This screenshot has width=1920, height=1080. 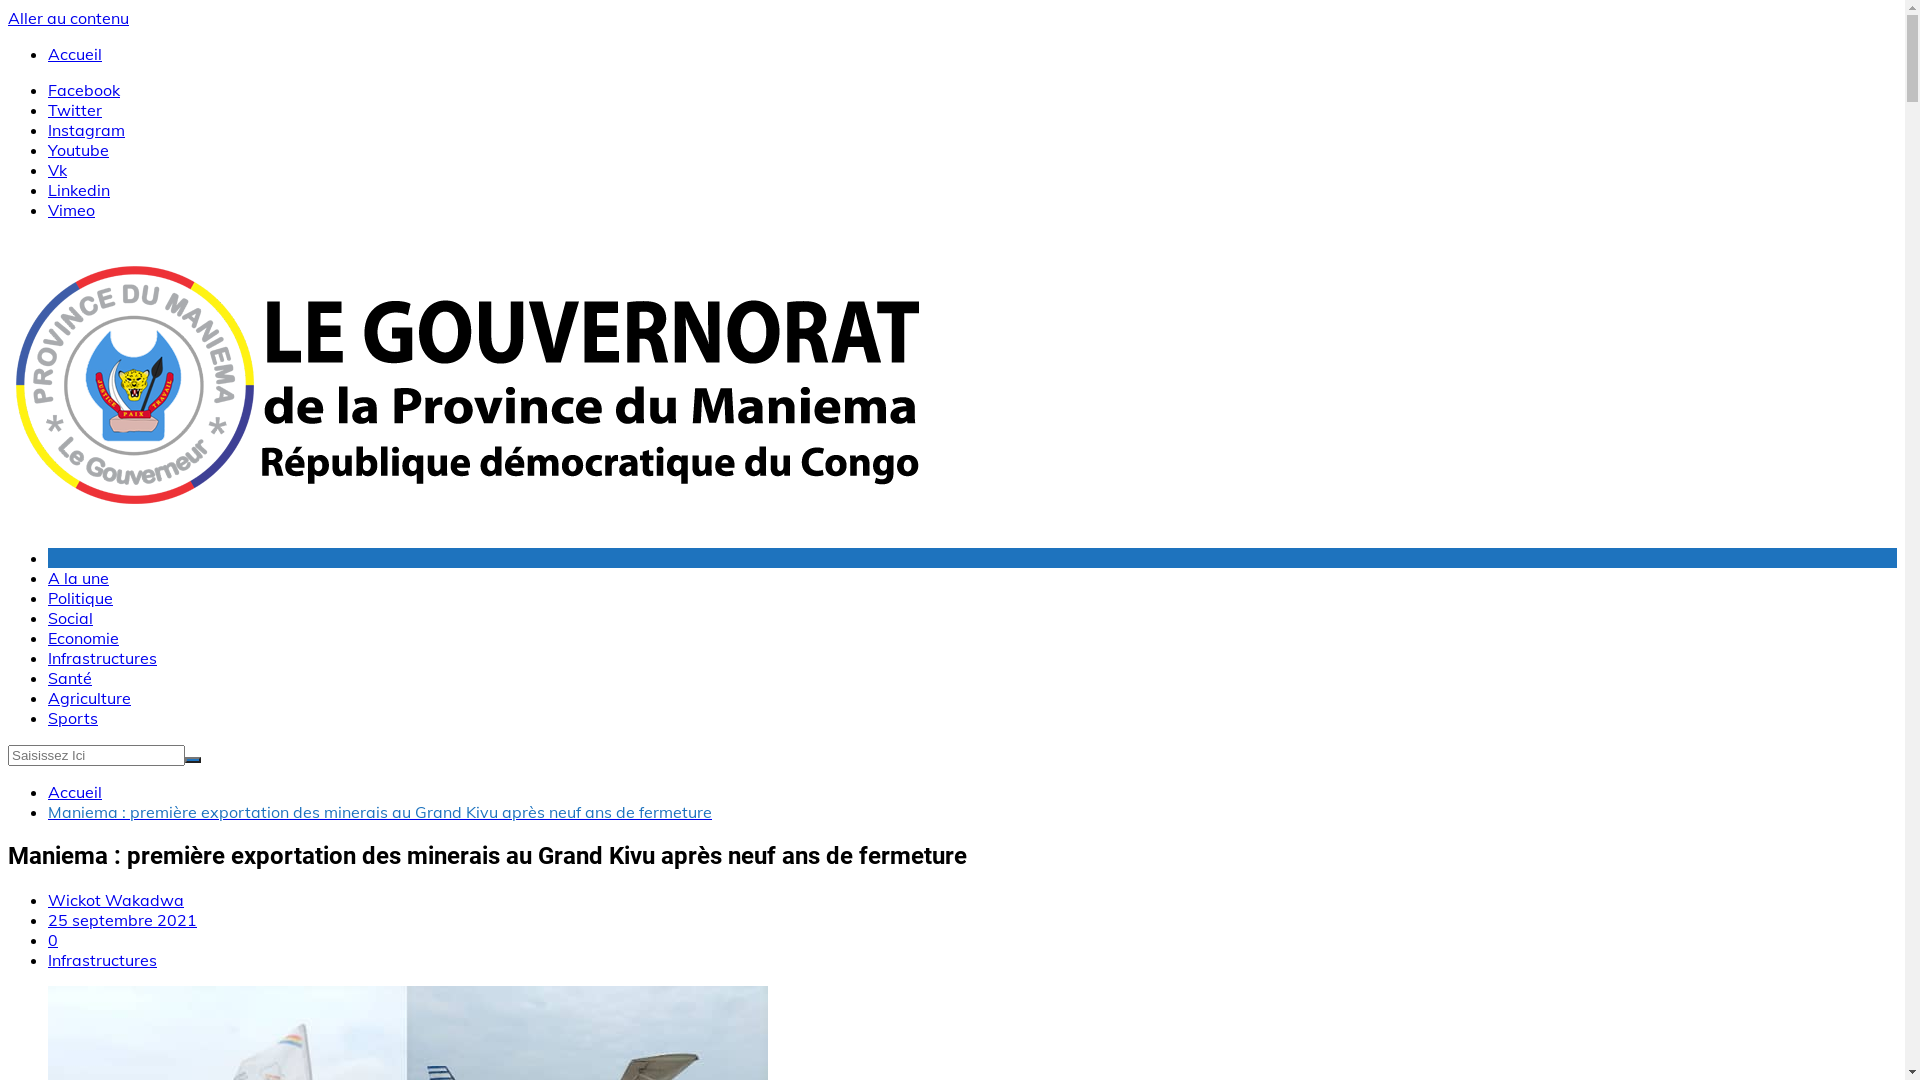 What do you see at coordinates (101, 959) in the screenshot?
I see `'Infrastructures'` at bounding box center [101, 959].